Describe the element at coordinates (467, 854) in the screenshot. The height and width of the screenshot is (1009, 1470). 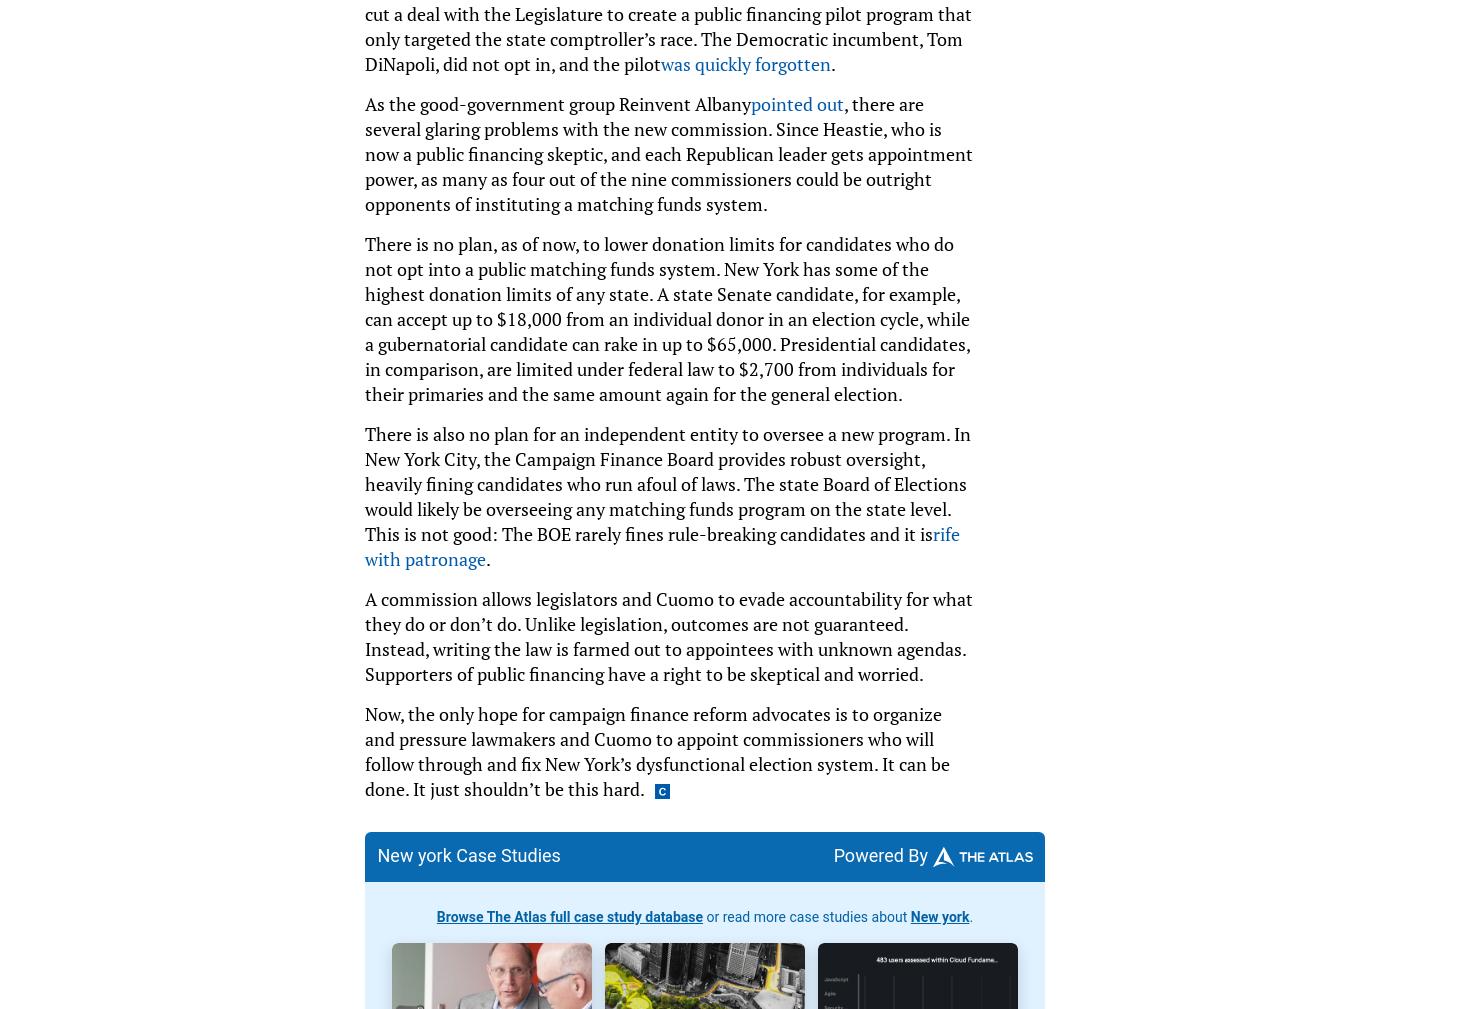
I see `'New york Case Studies'` at that location.